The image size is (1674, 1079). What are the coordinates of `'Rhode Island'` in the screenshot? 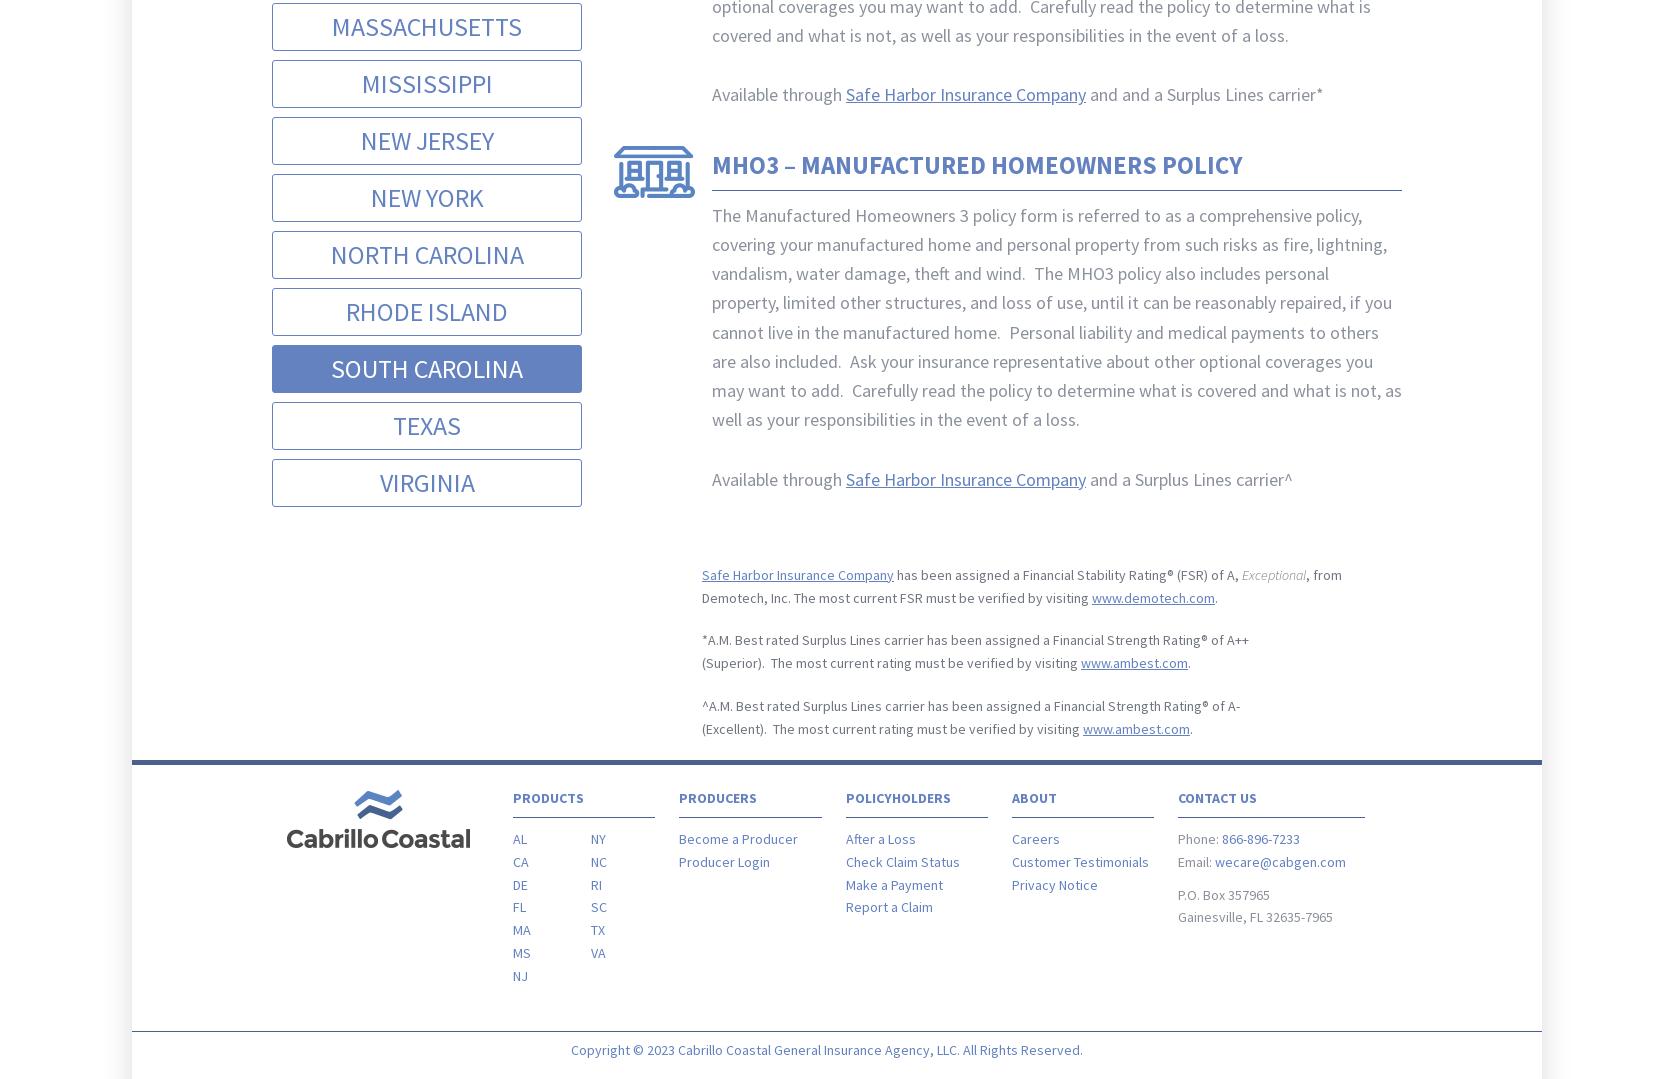 It's located at (426, 309).